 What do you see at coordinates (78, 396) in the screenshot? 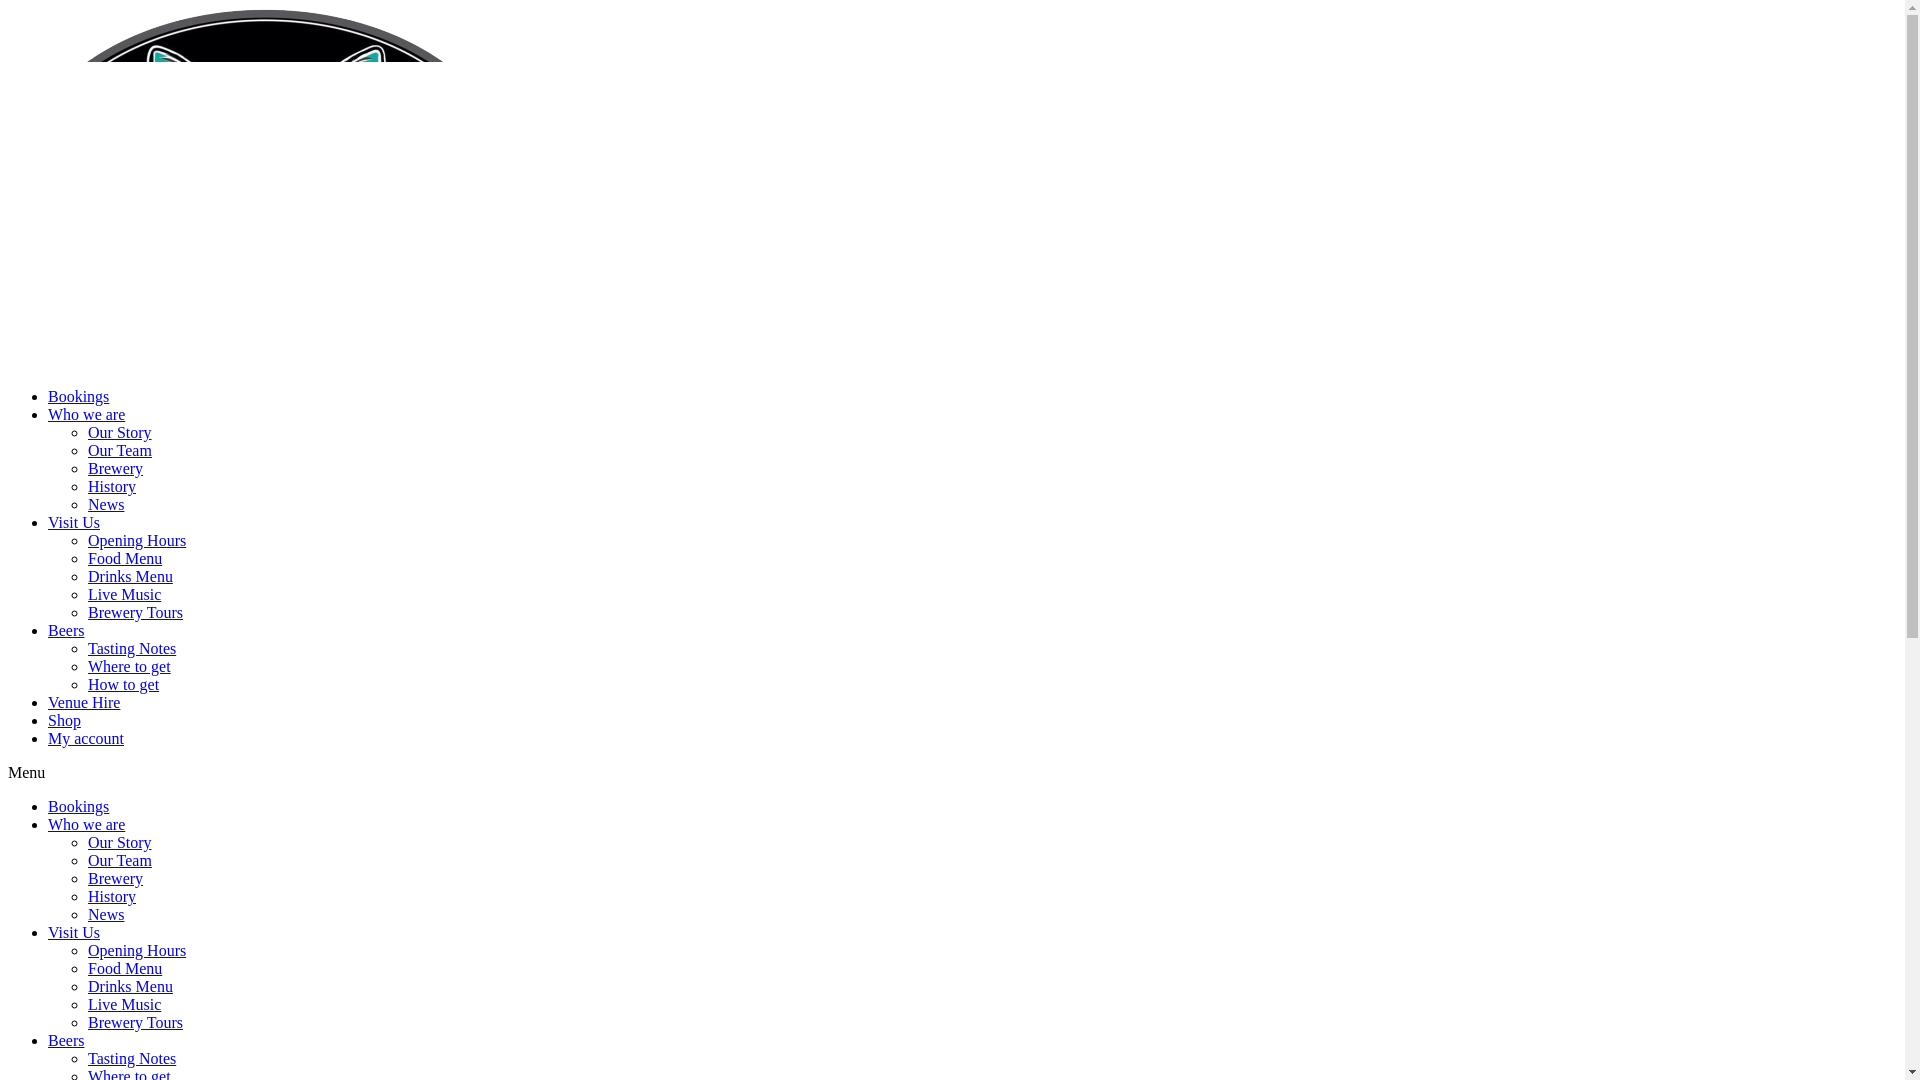
I see `'Bookings'` at bounding box center [78, 396].